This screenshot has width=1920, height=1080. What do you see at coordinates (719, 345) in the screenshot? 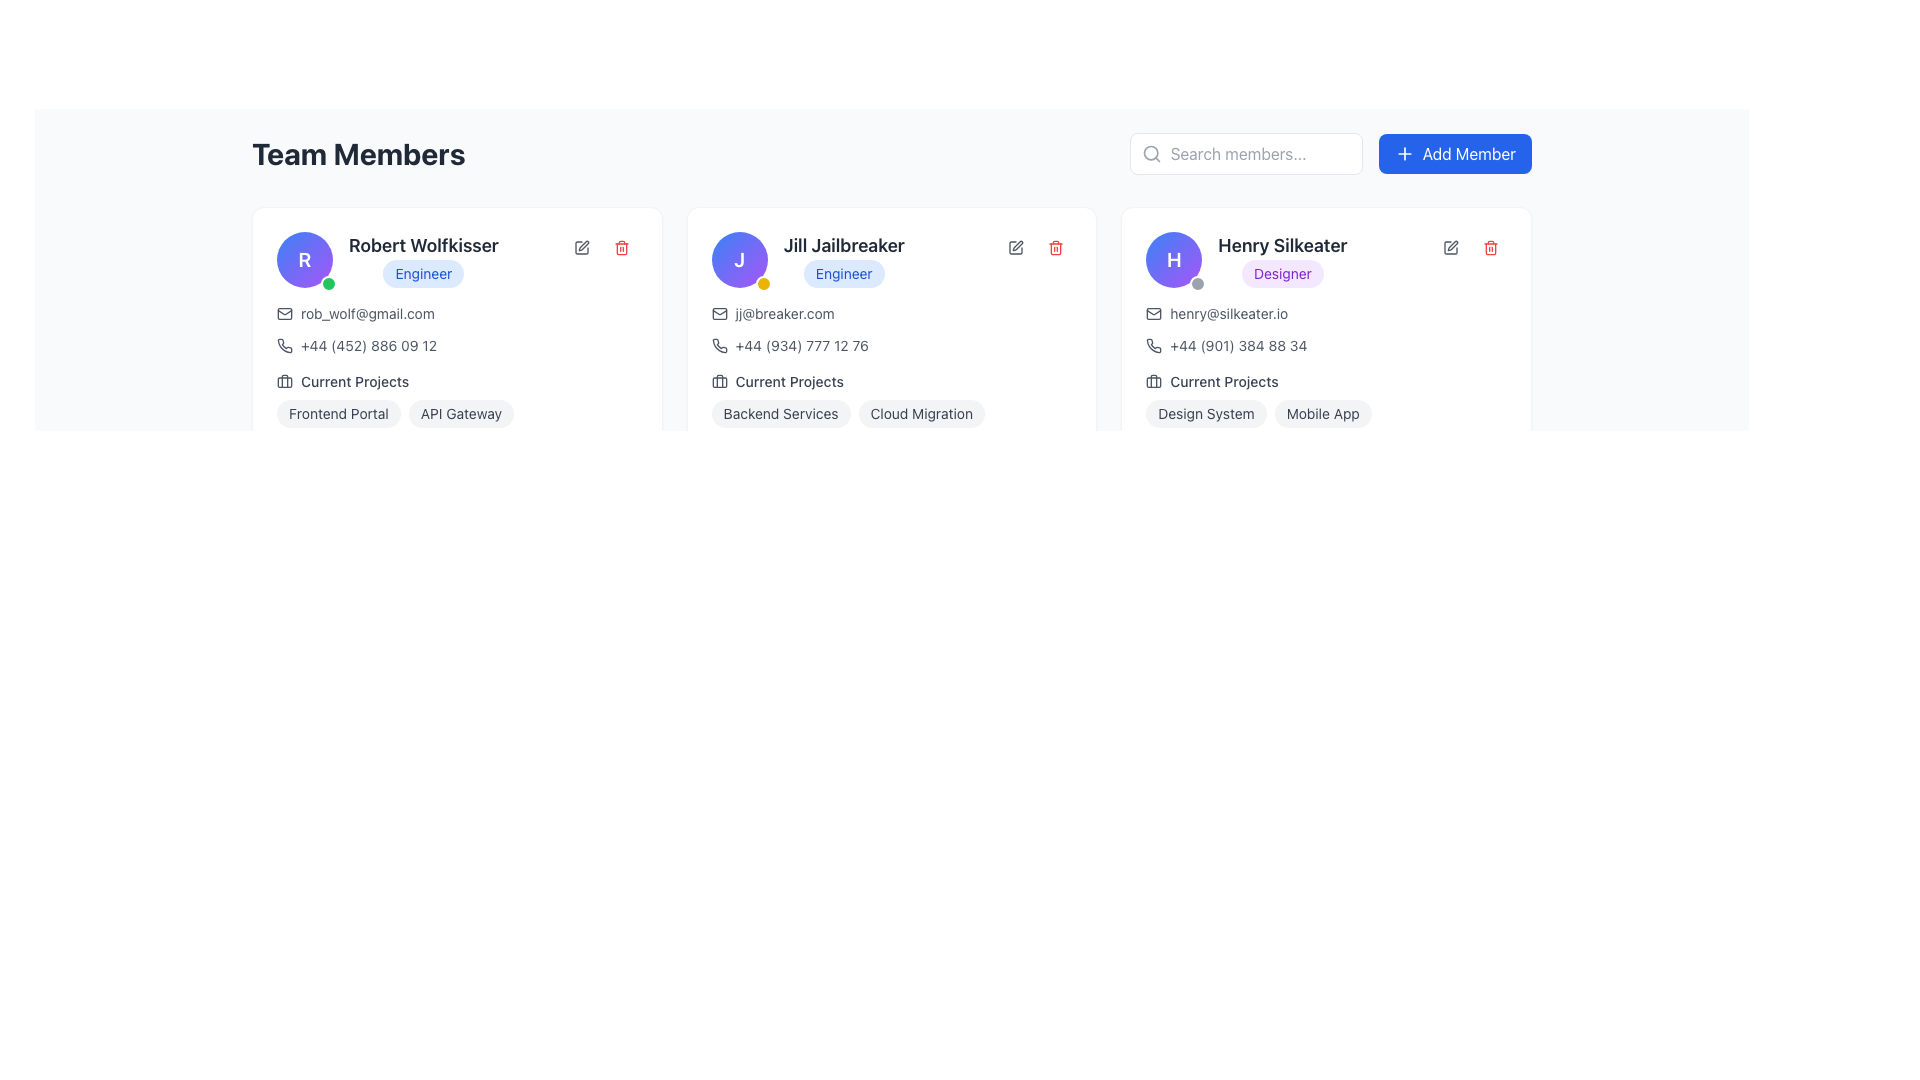
I see `the SVG-based phone icon representing the phone number field for 'Jill Jailbreaker'` at bounding box center [719, 345].